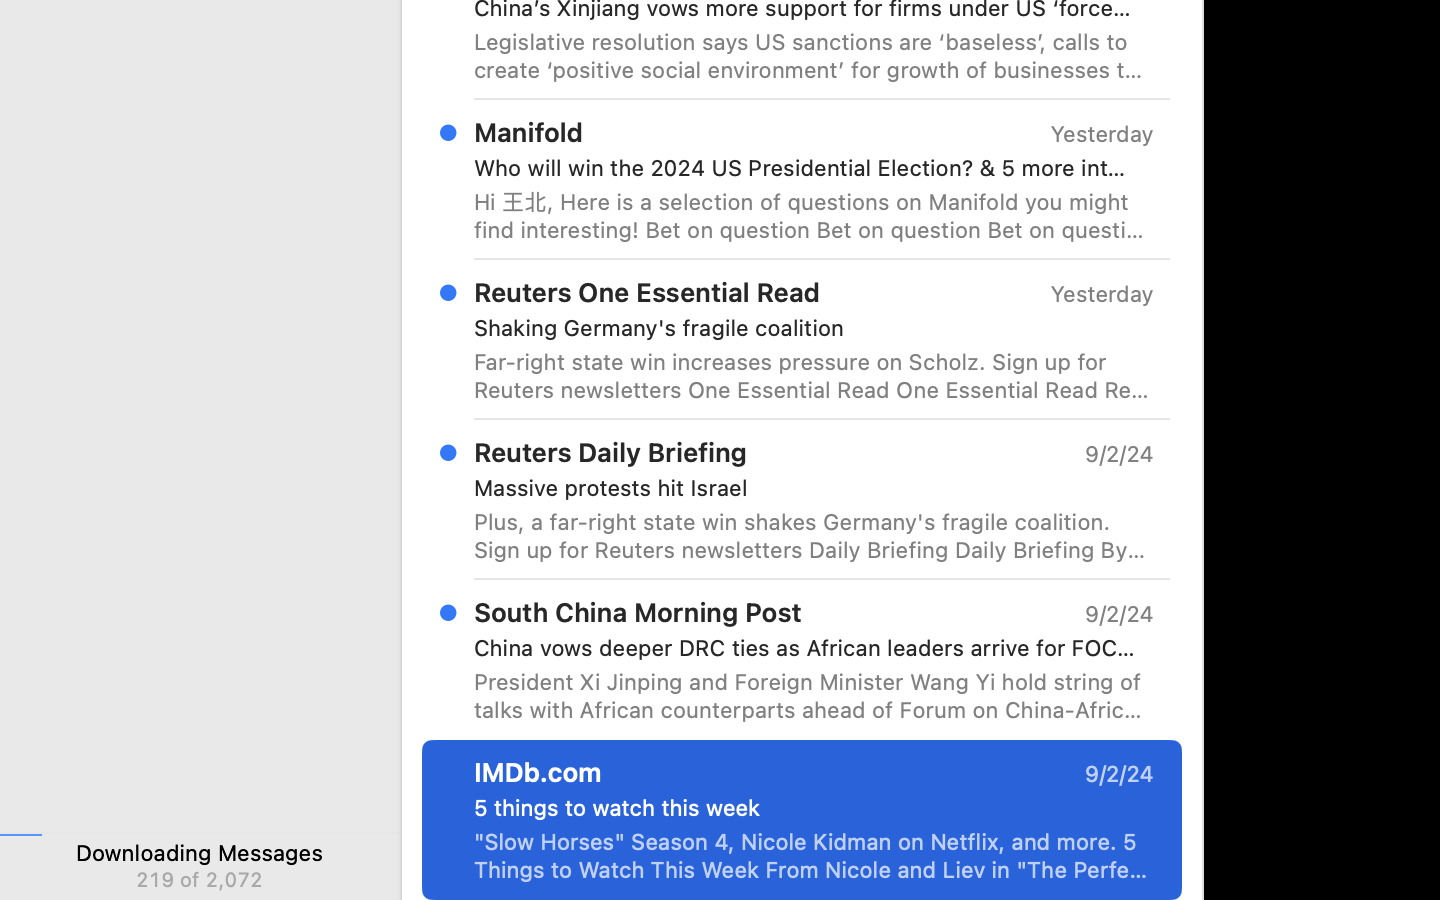 The width and height of the screenshot is (1440, 900). What do you see at coordinates (805, 168) in the screenshot?
I see `'Who will win the 2024 US Presidential Election? & 5 more interesting markets on Manifold'` at bounding box center [805, 168].